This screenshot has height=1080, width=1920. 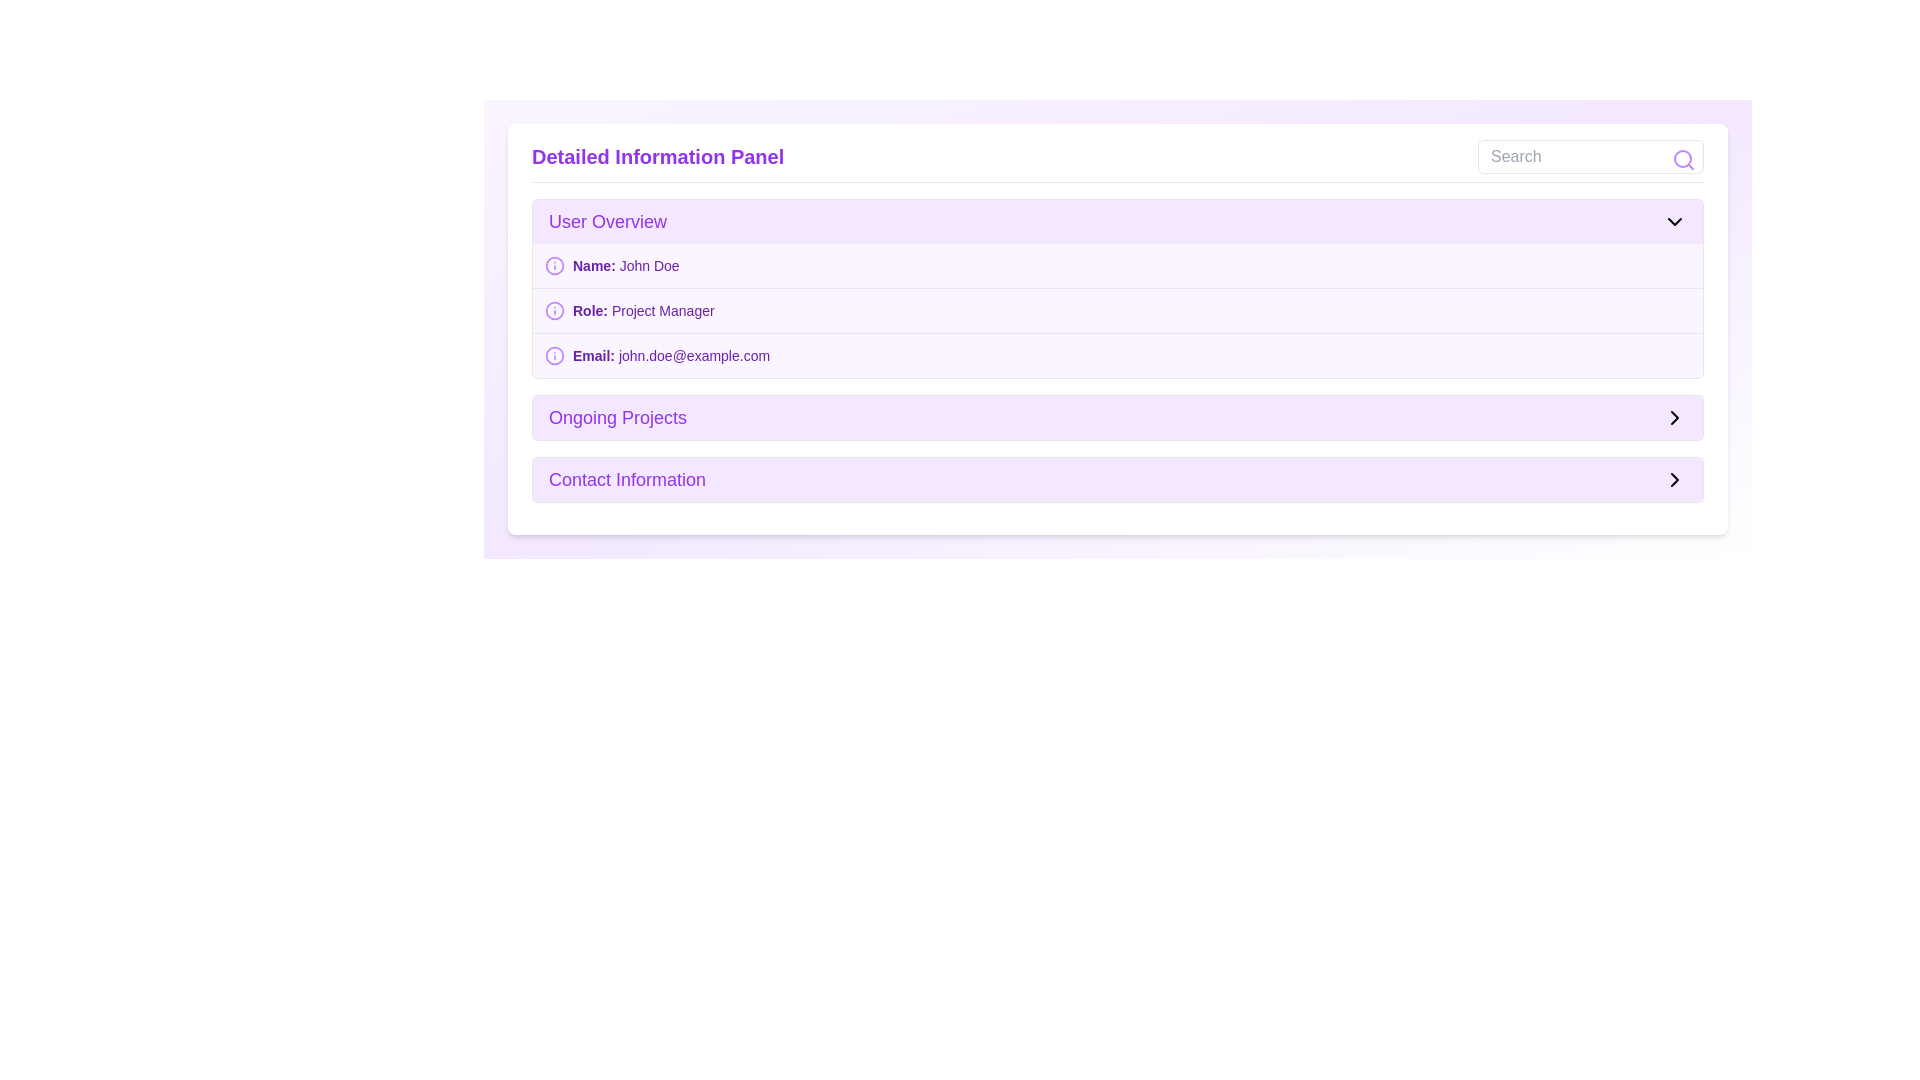 What do you see at coordinates (643, 311) in the screenshot?
I see `the static text displaying 'Role: Project Manager', which is styled in purple and is the second item in the user details list within the 'Detailed Information Panel'` at bounding box center [643, 311].